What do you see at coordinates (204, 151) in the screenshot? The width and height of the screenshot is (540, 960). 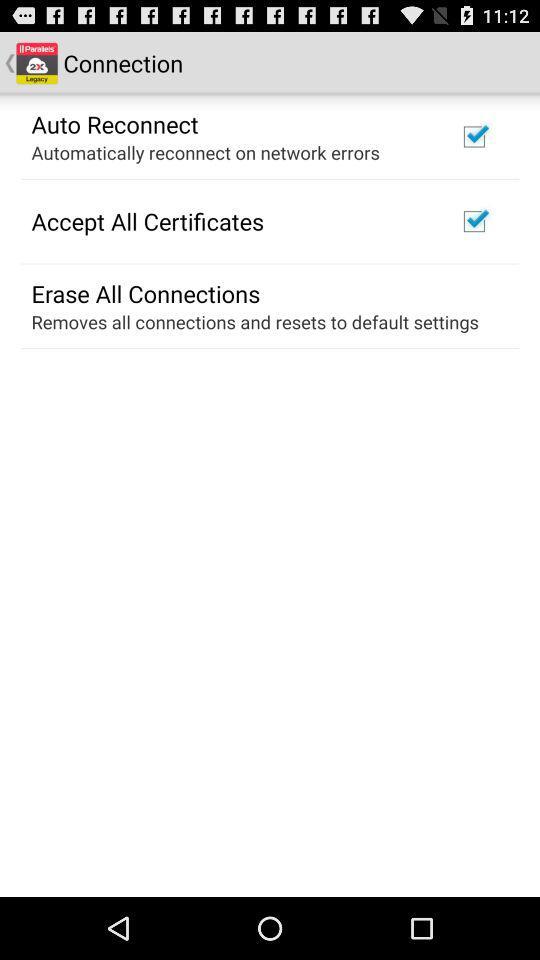 I see `the item above accept all certificates app` at bounding box center [204, 151].